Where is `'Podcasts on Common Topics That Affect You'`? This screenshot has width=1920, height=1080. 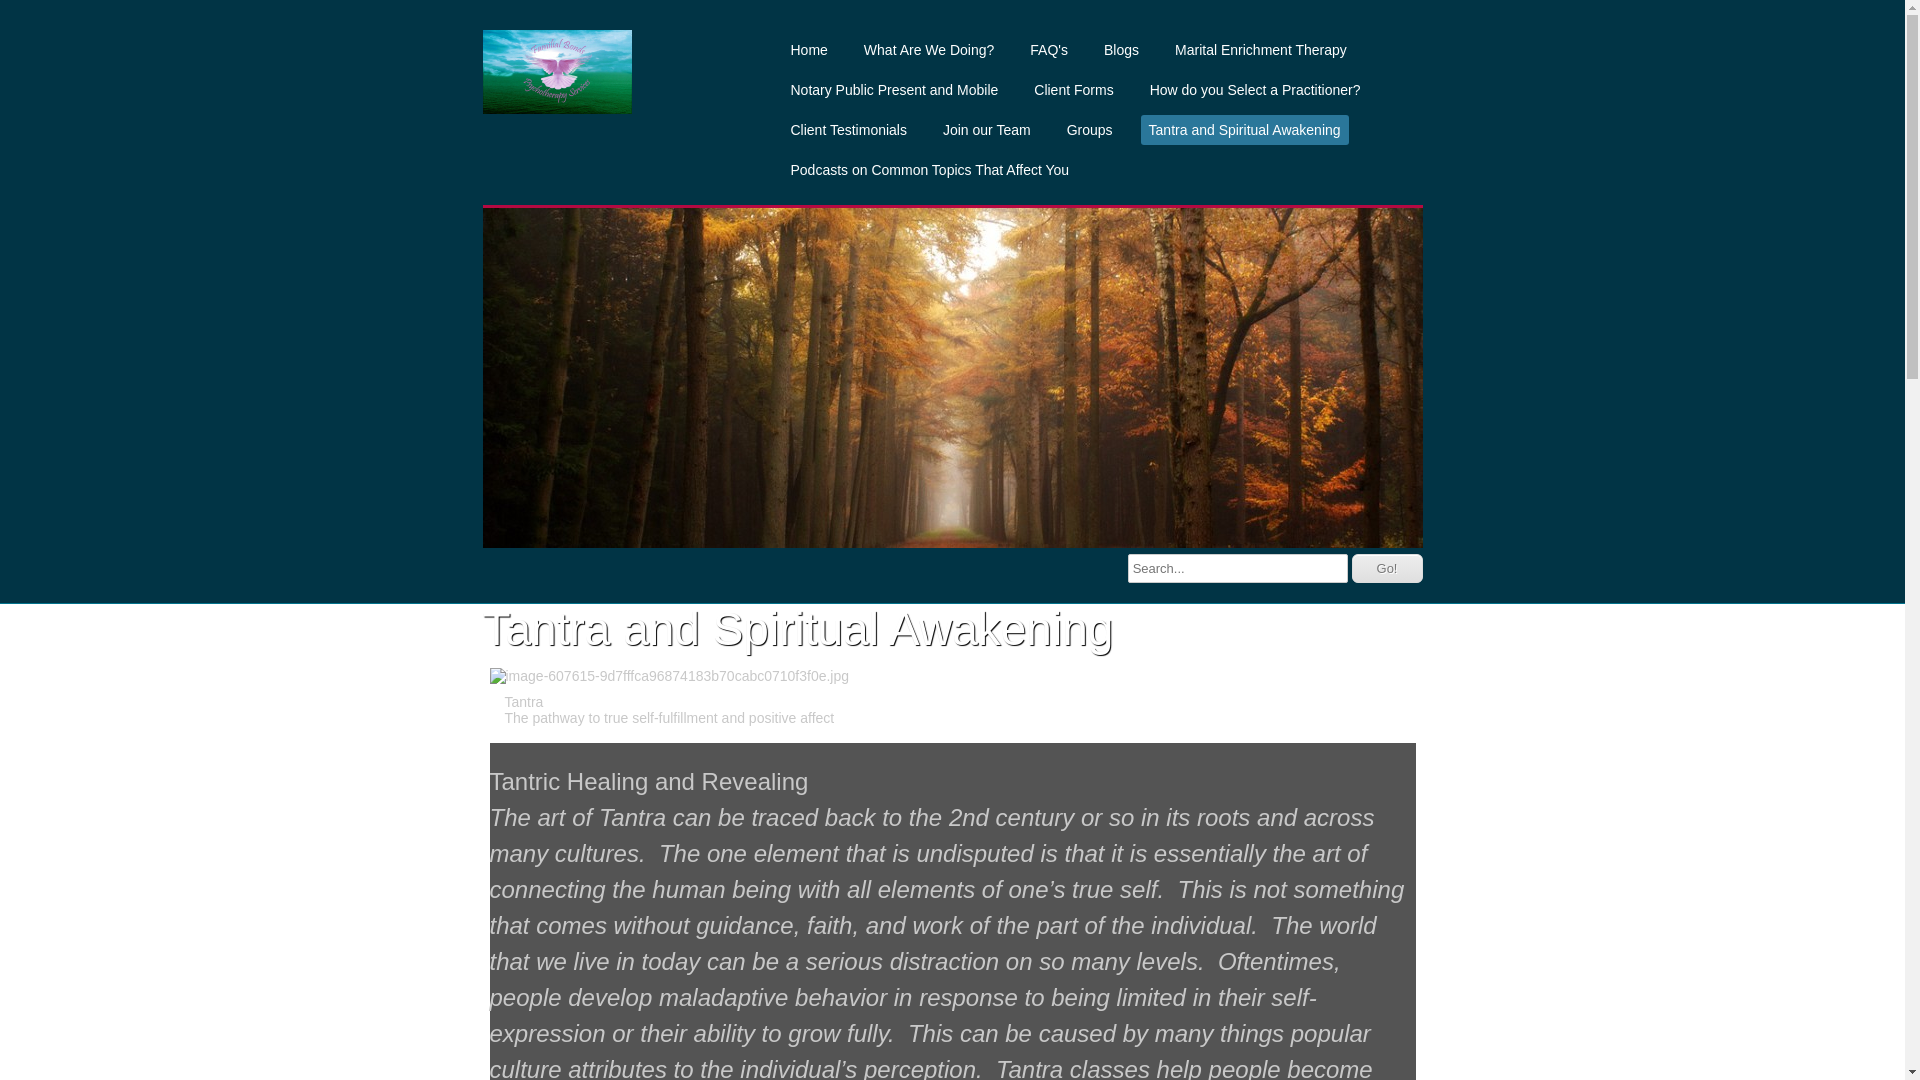
'Podcasts on Common Topics That Affect You' is located at coordinates (928, 168).